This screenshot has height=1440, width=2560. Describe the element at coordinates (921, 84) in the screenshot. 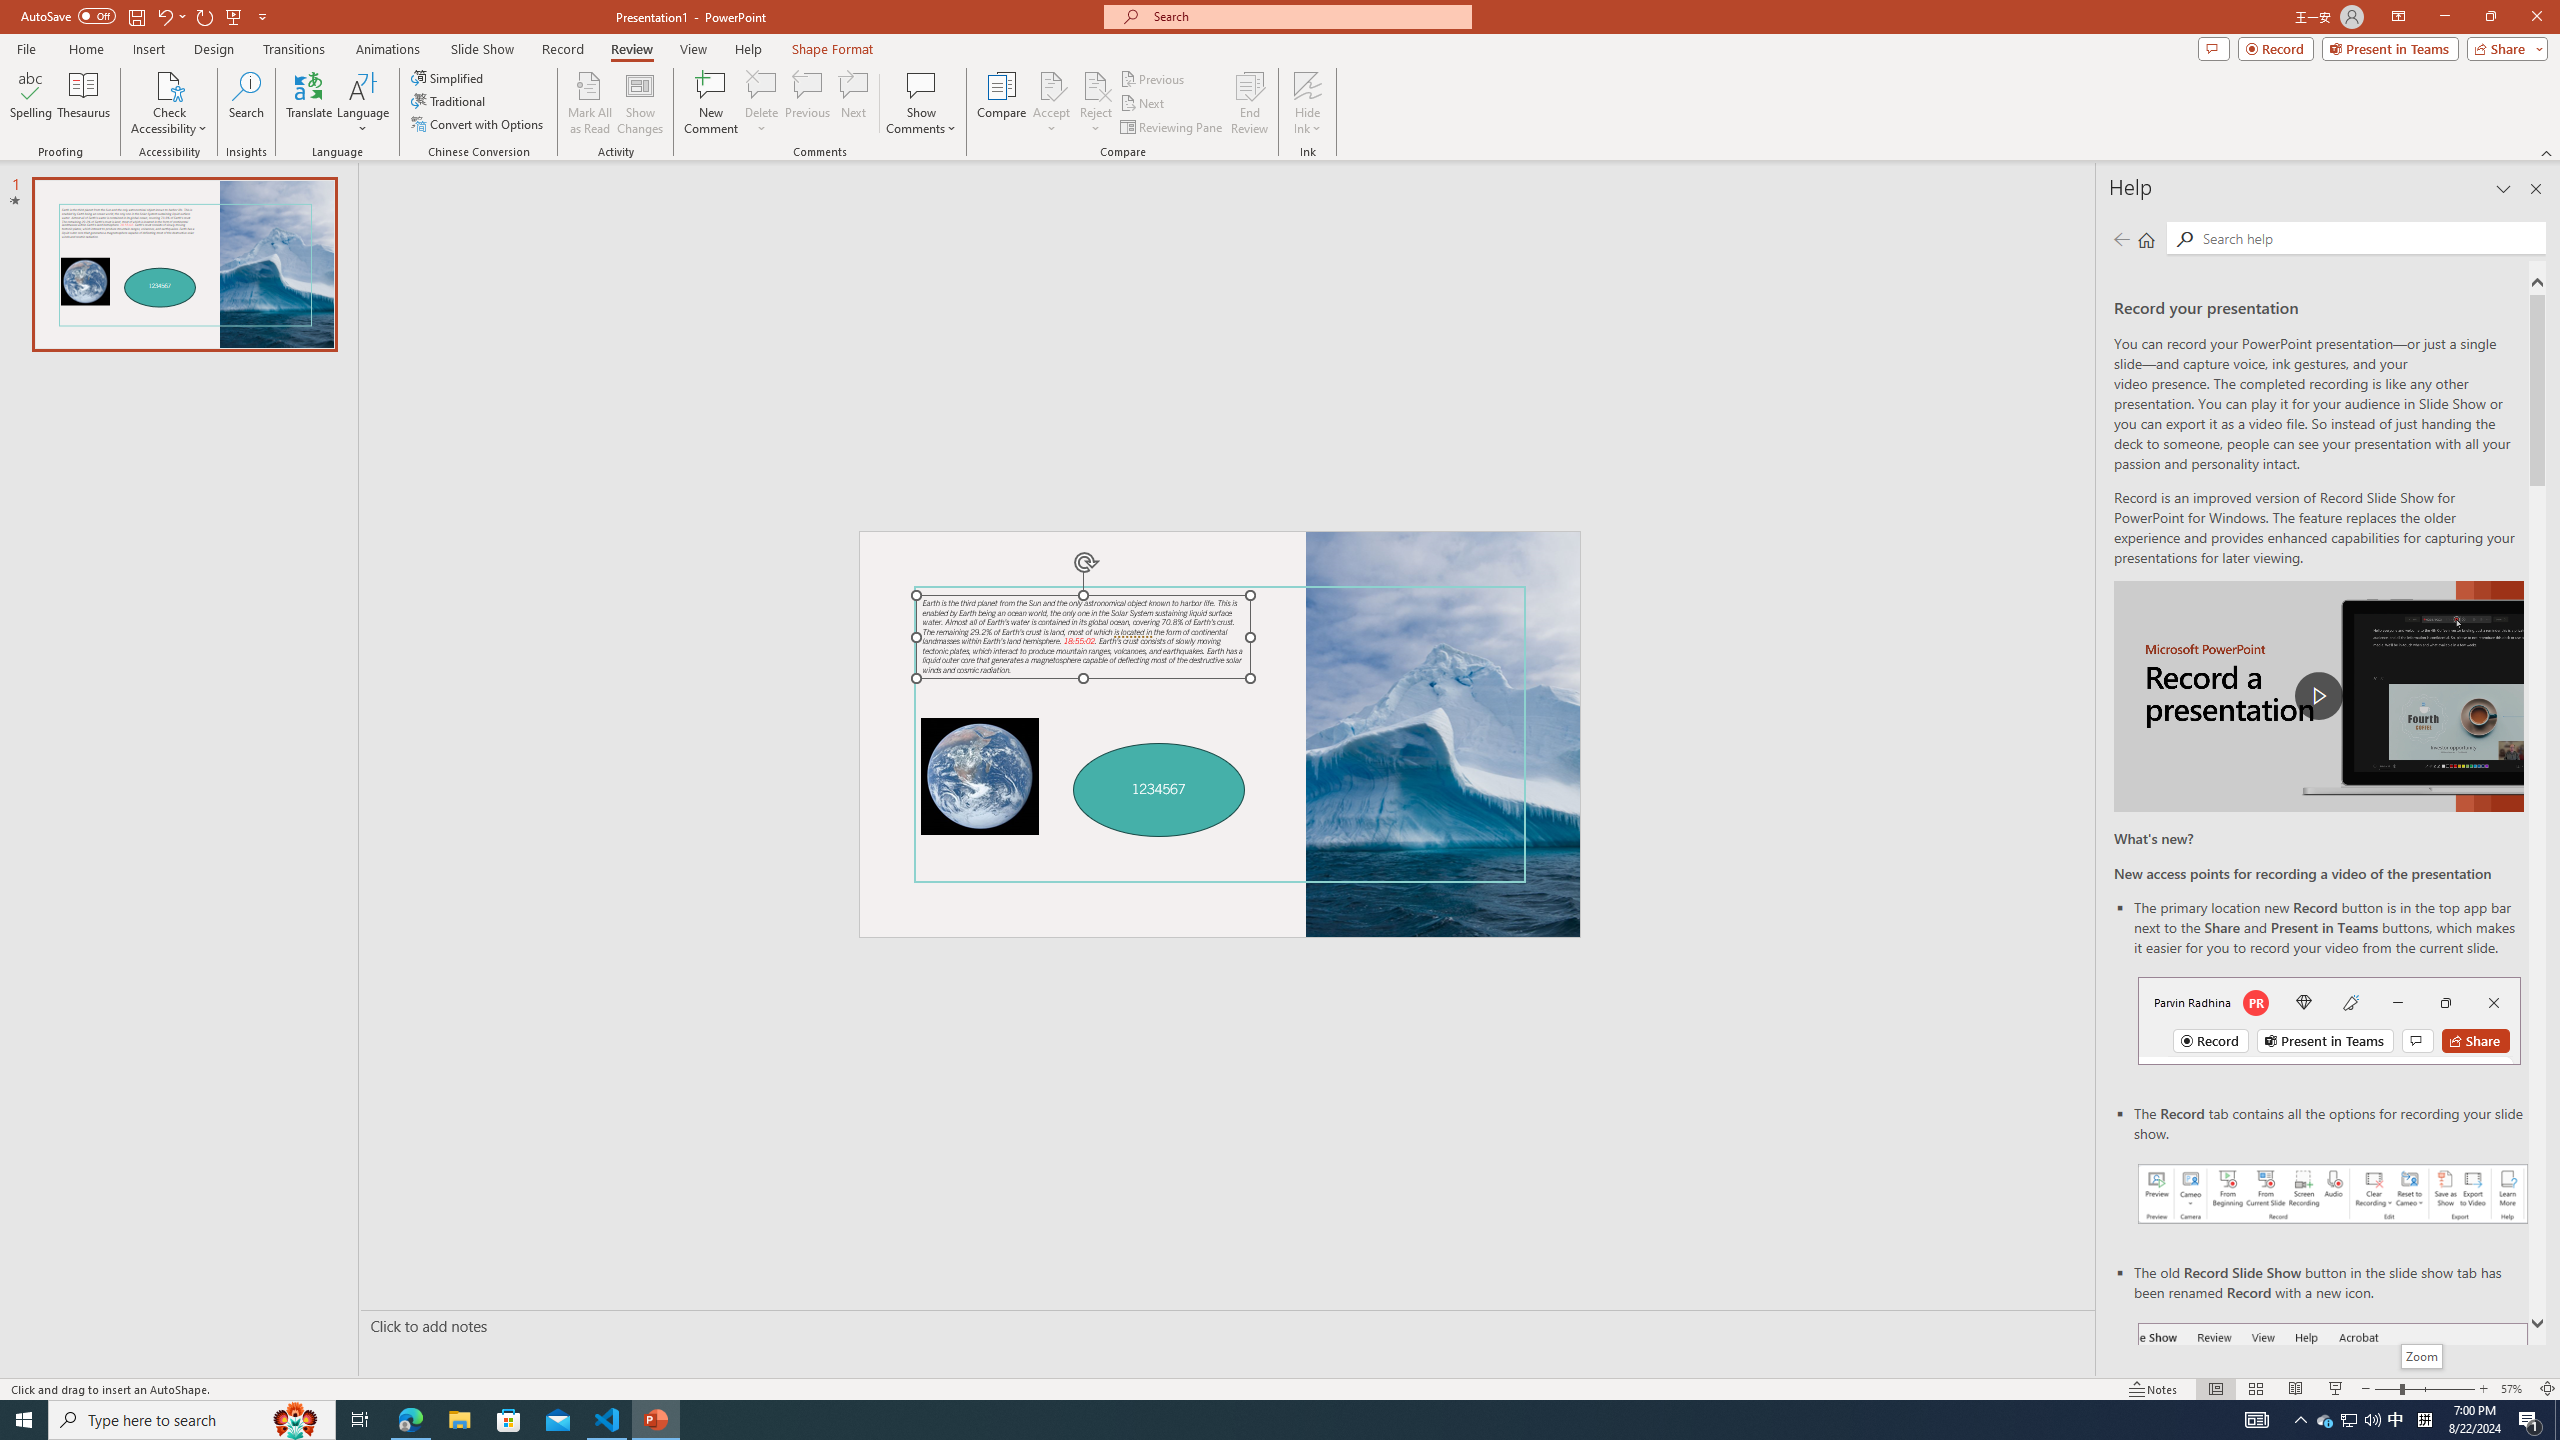

I see `'Show Comments'` at that location.